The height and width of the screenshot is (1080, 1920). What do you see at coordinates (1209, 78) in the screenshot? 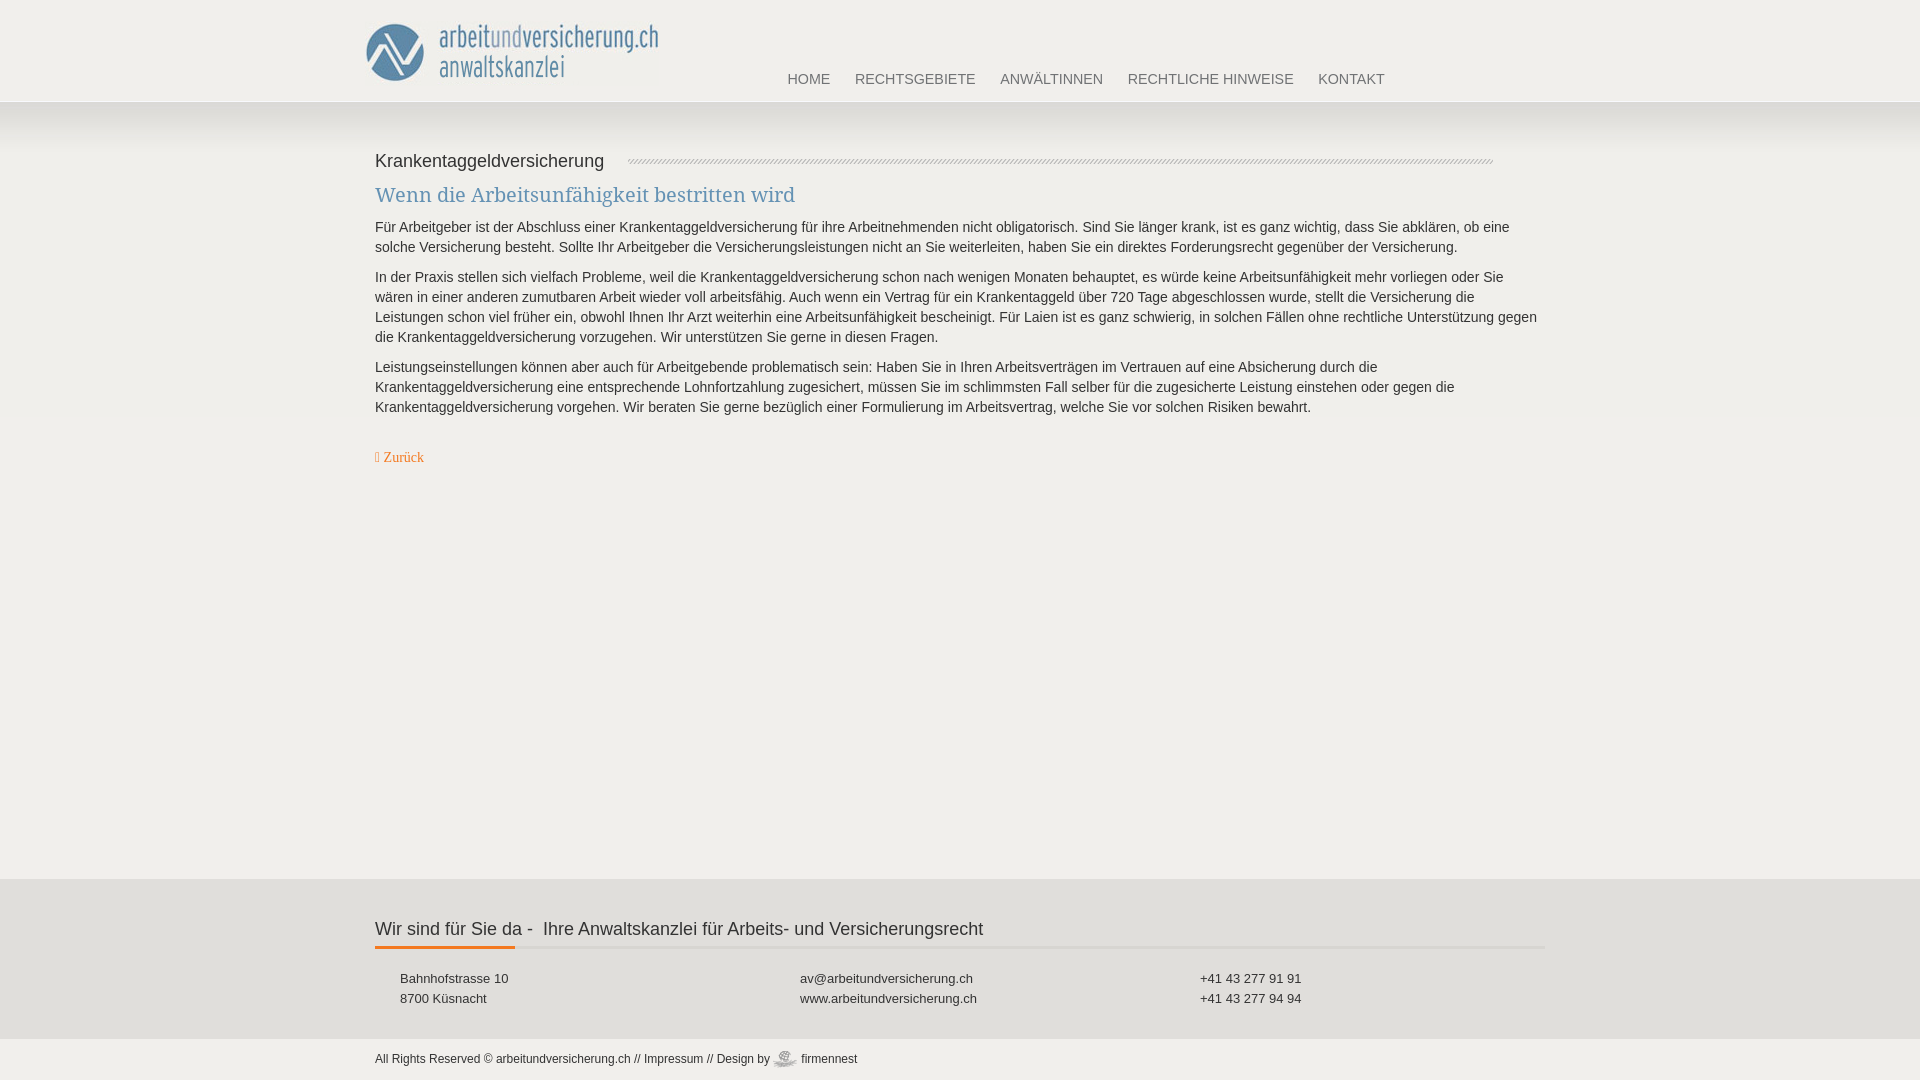
I see `'RECHTLICHE HINWEISE'` at bounding box center [1209, 78].